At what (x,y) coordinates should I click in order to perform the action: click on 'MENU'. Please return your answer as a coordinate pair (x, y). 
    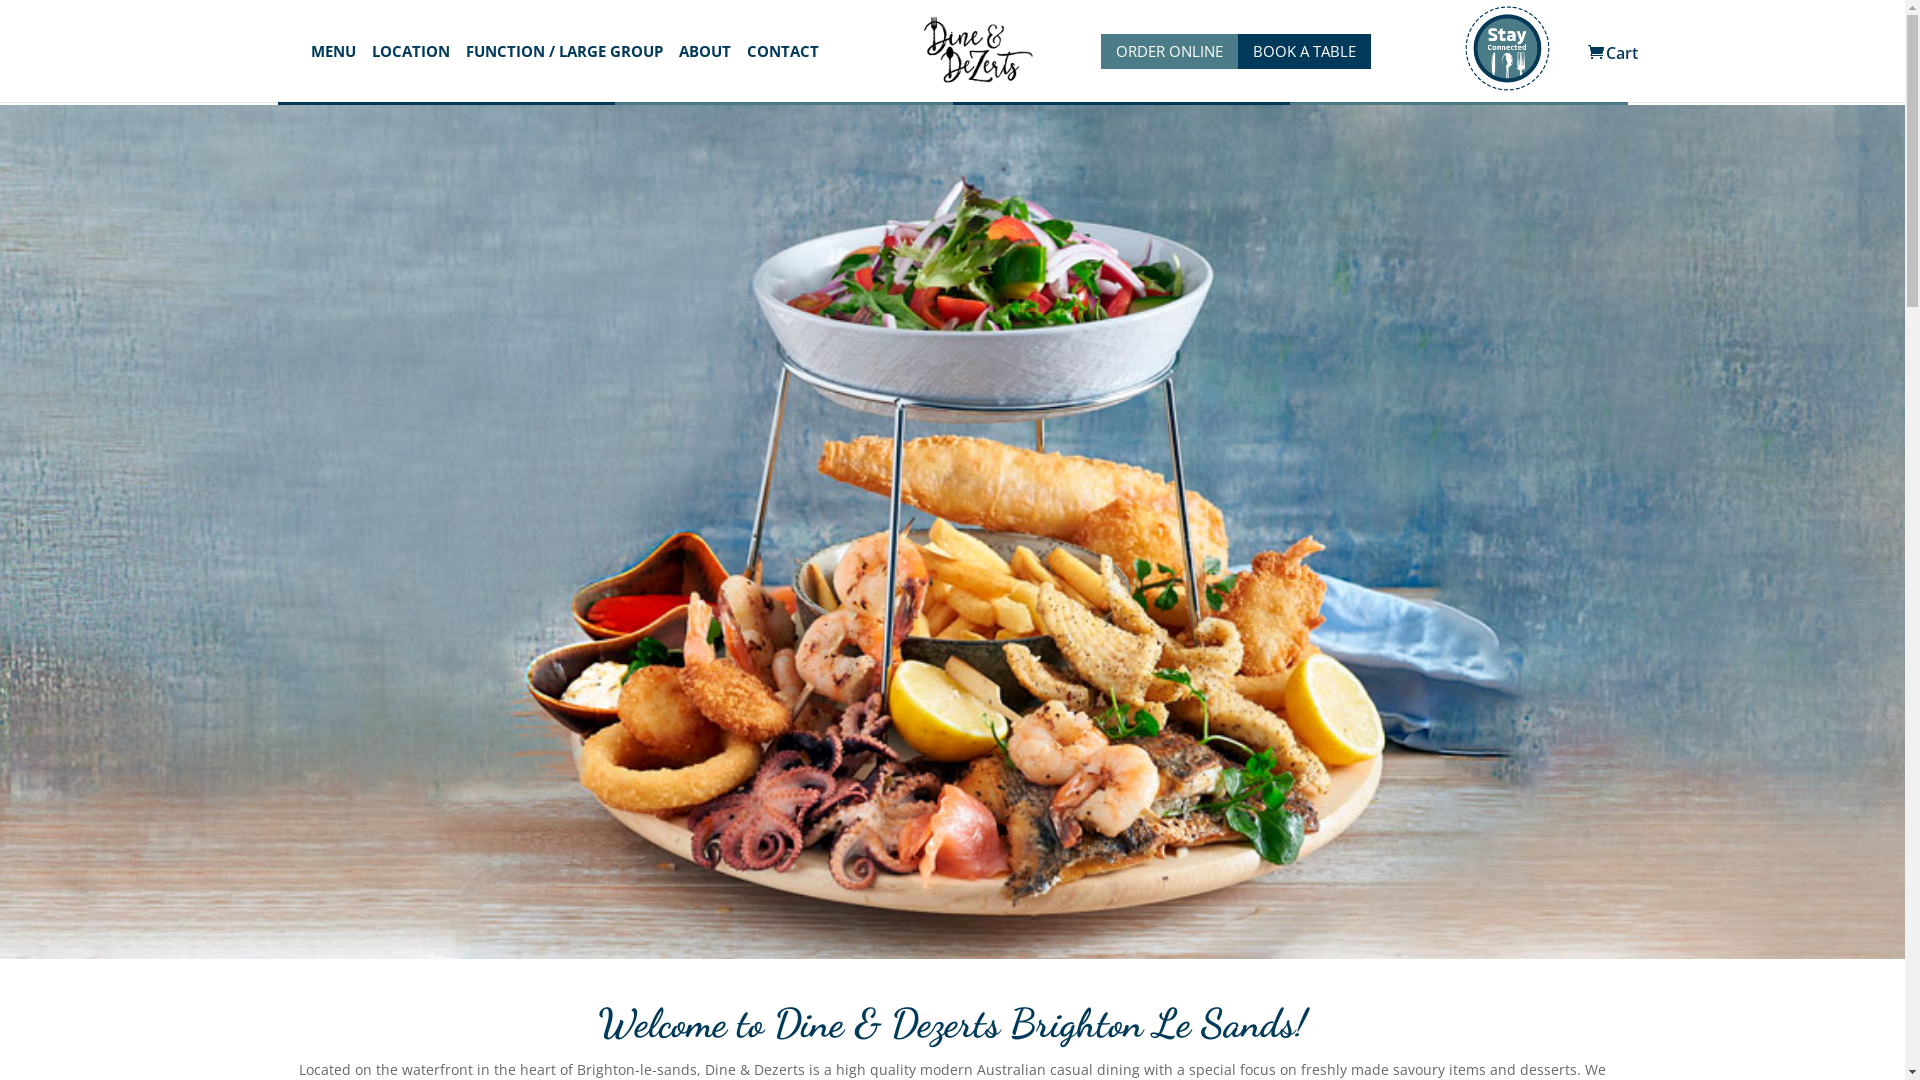
    Looking at the image, I should click on (309, 72).